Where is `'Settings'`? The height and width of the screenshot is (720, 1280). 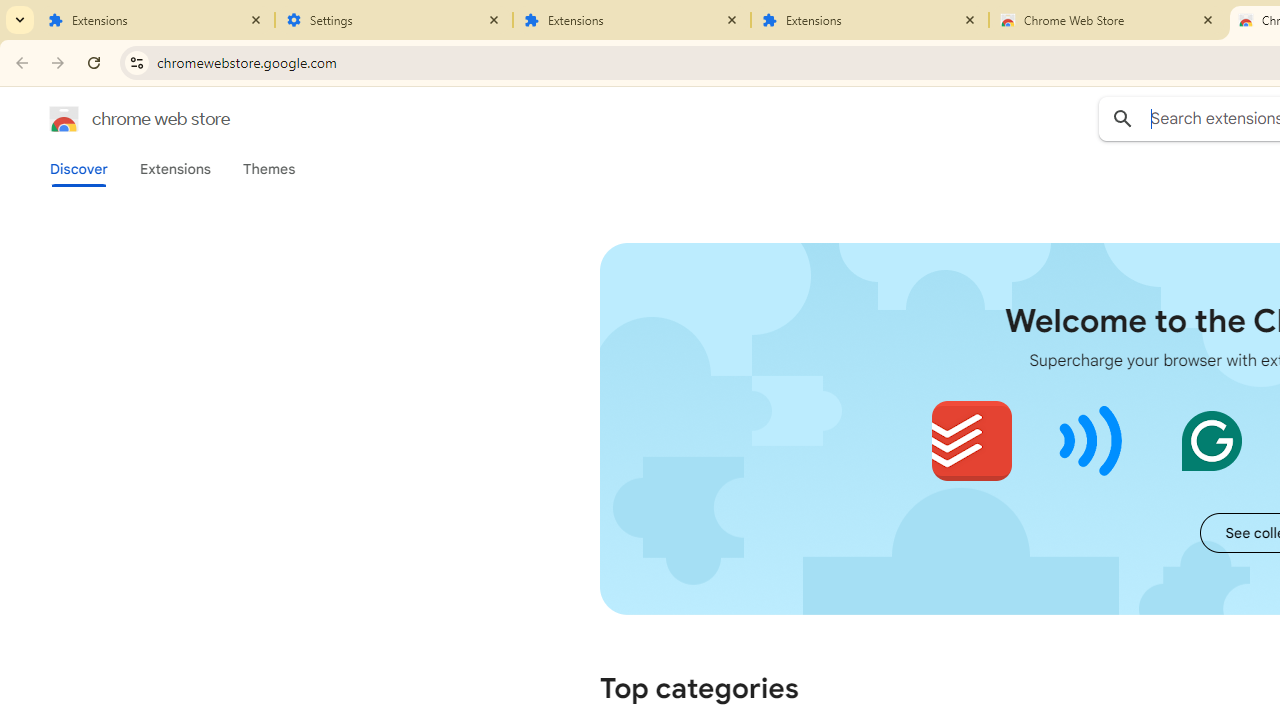 'Settings' is located at coordinates (394, 20).